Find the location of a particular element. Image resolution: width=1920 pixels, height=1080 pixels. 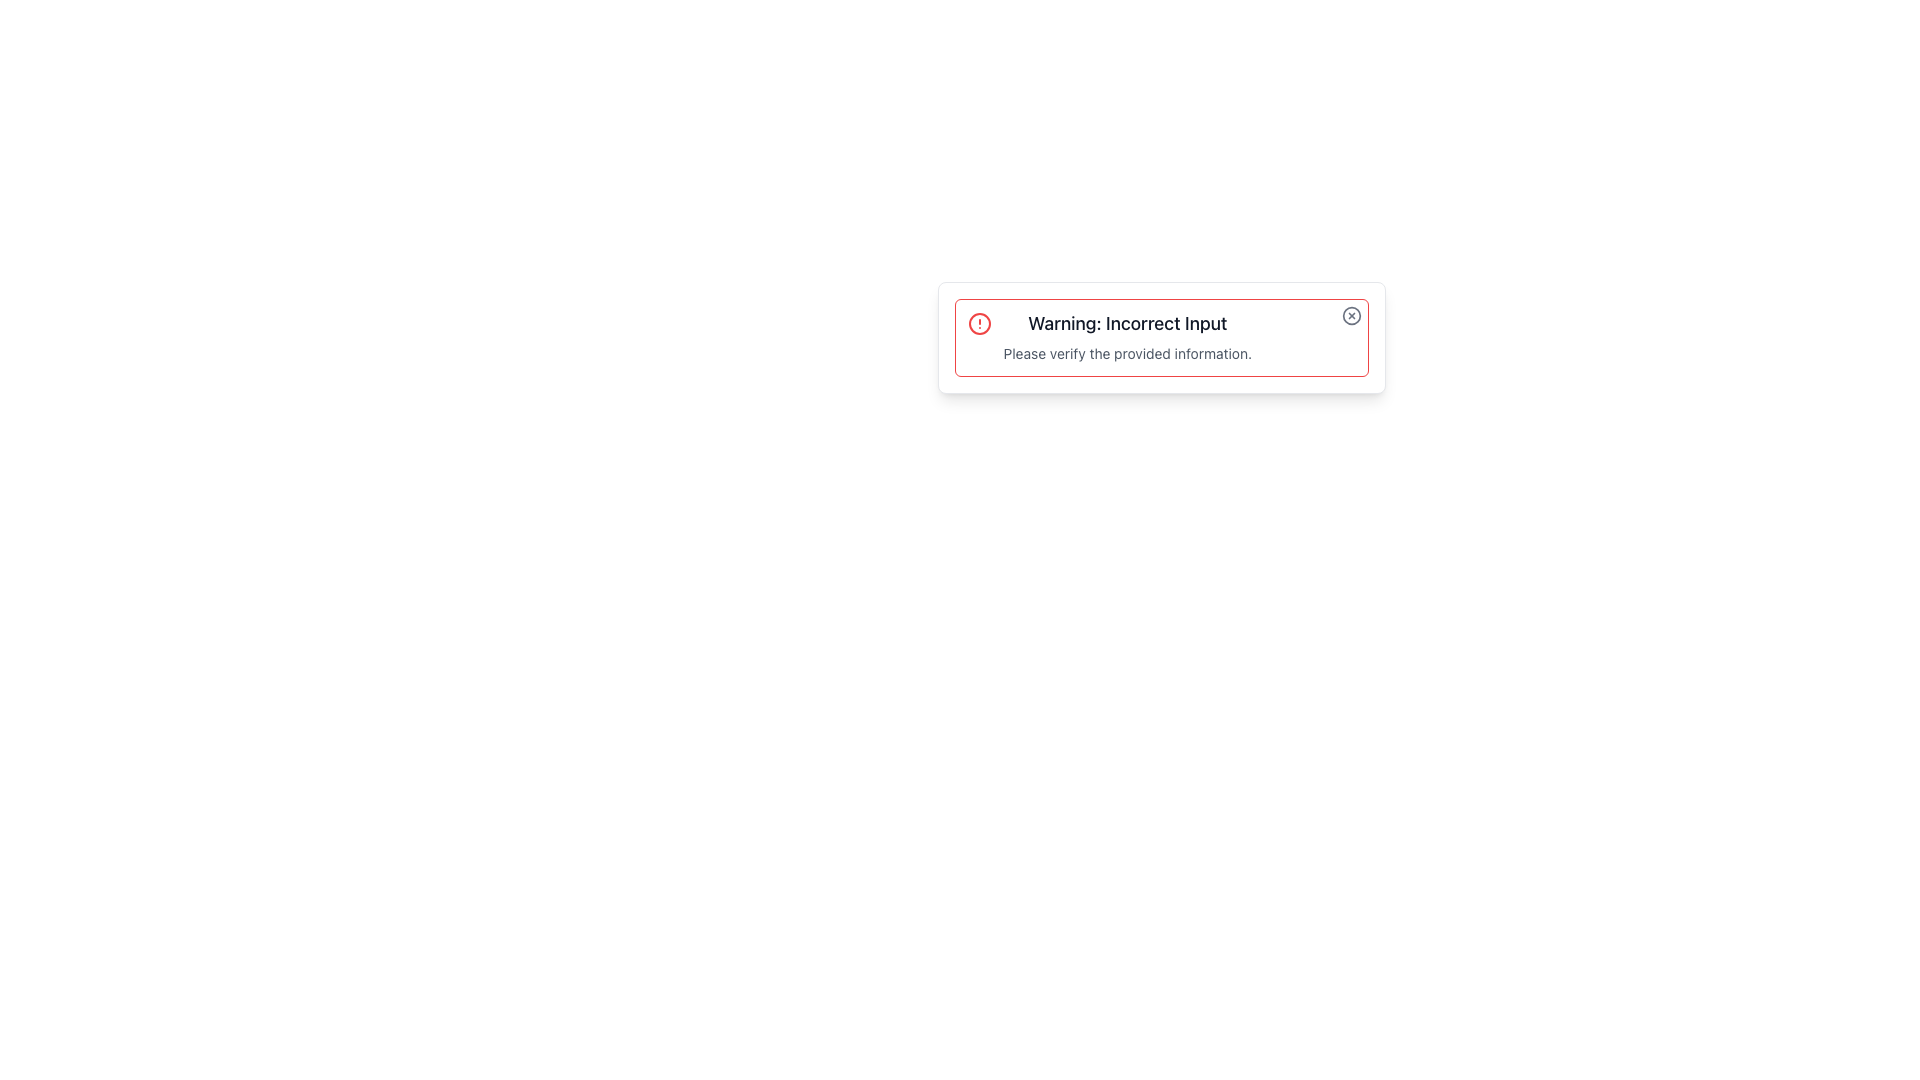

the dismiss button located in the upper-right corner of the warning alert box is located at coordinates (1351, 315).